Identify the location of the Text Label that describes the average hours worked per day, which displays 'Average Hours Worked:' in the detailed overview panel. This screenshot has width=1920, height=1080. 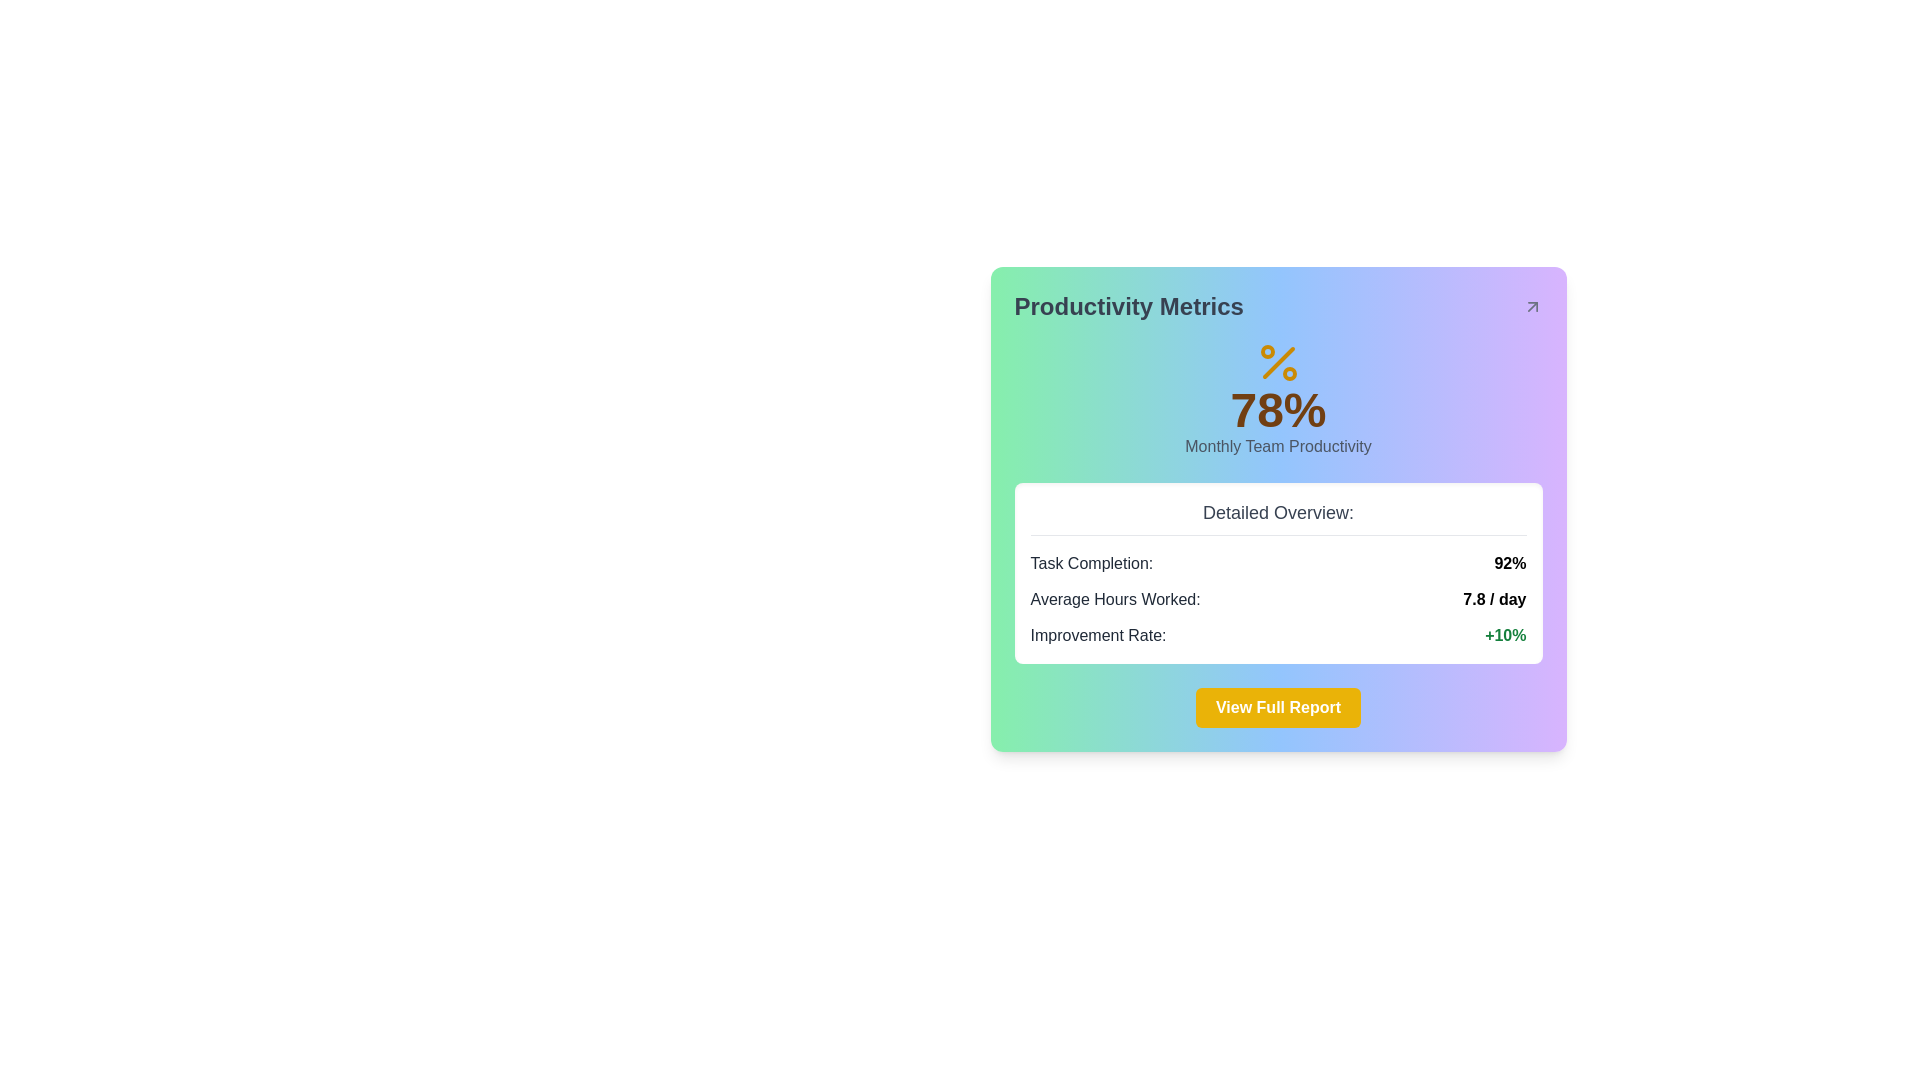
(1114, 599).